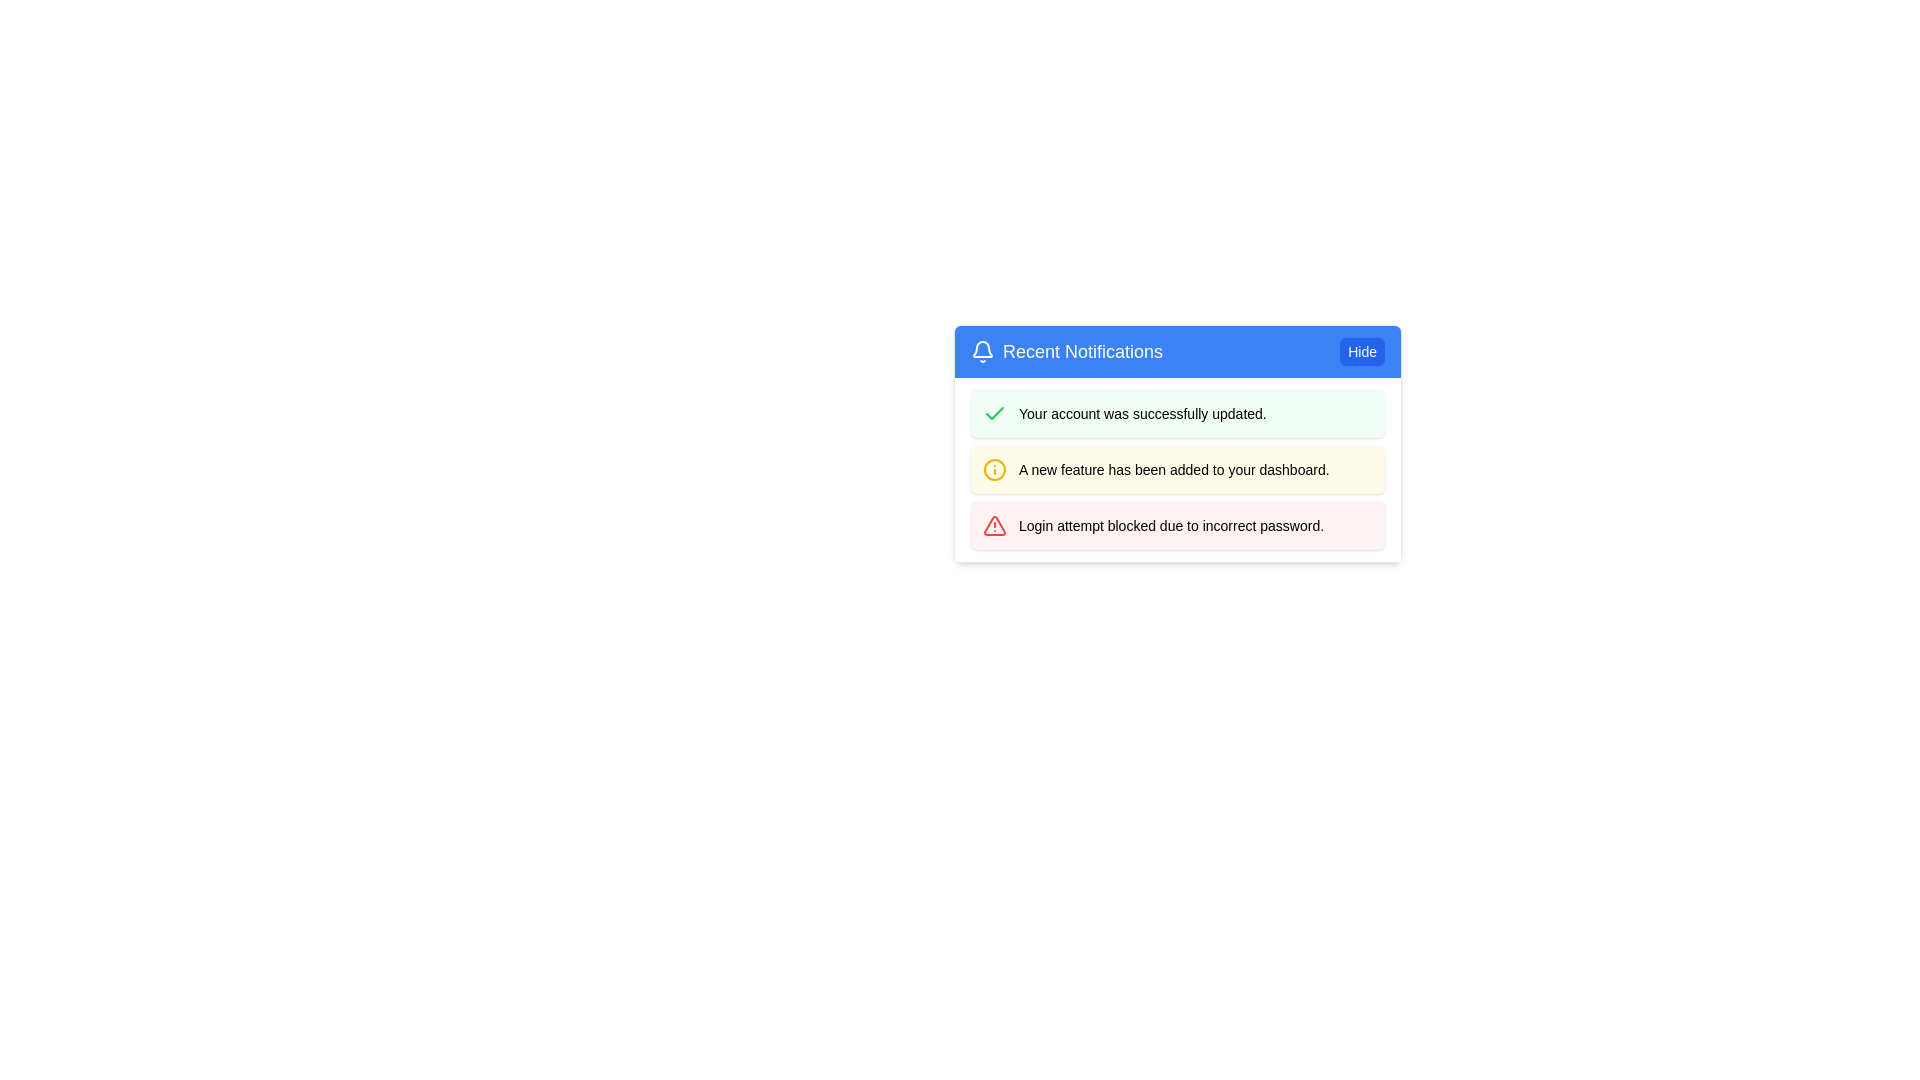  I want to click on the toggle button located at the far right of the blue header bar labeled 'Recent Notifications', so click(1361, 350).